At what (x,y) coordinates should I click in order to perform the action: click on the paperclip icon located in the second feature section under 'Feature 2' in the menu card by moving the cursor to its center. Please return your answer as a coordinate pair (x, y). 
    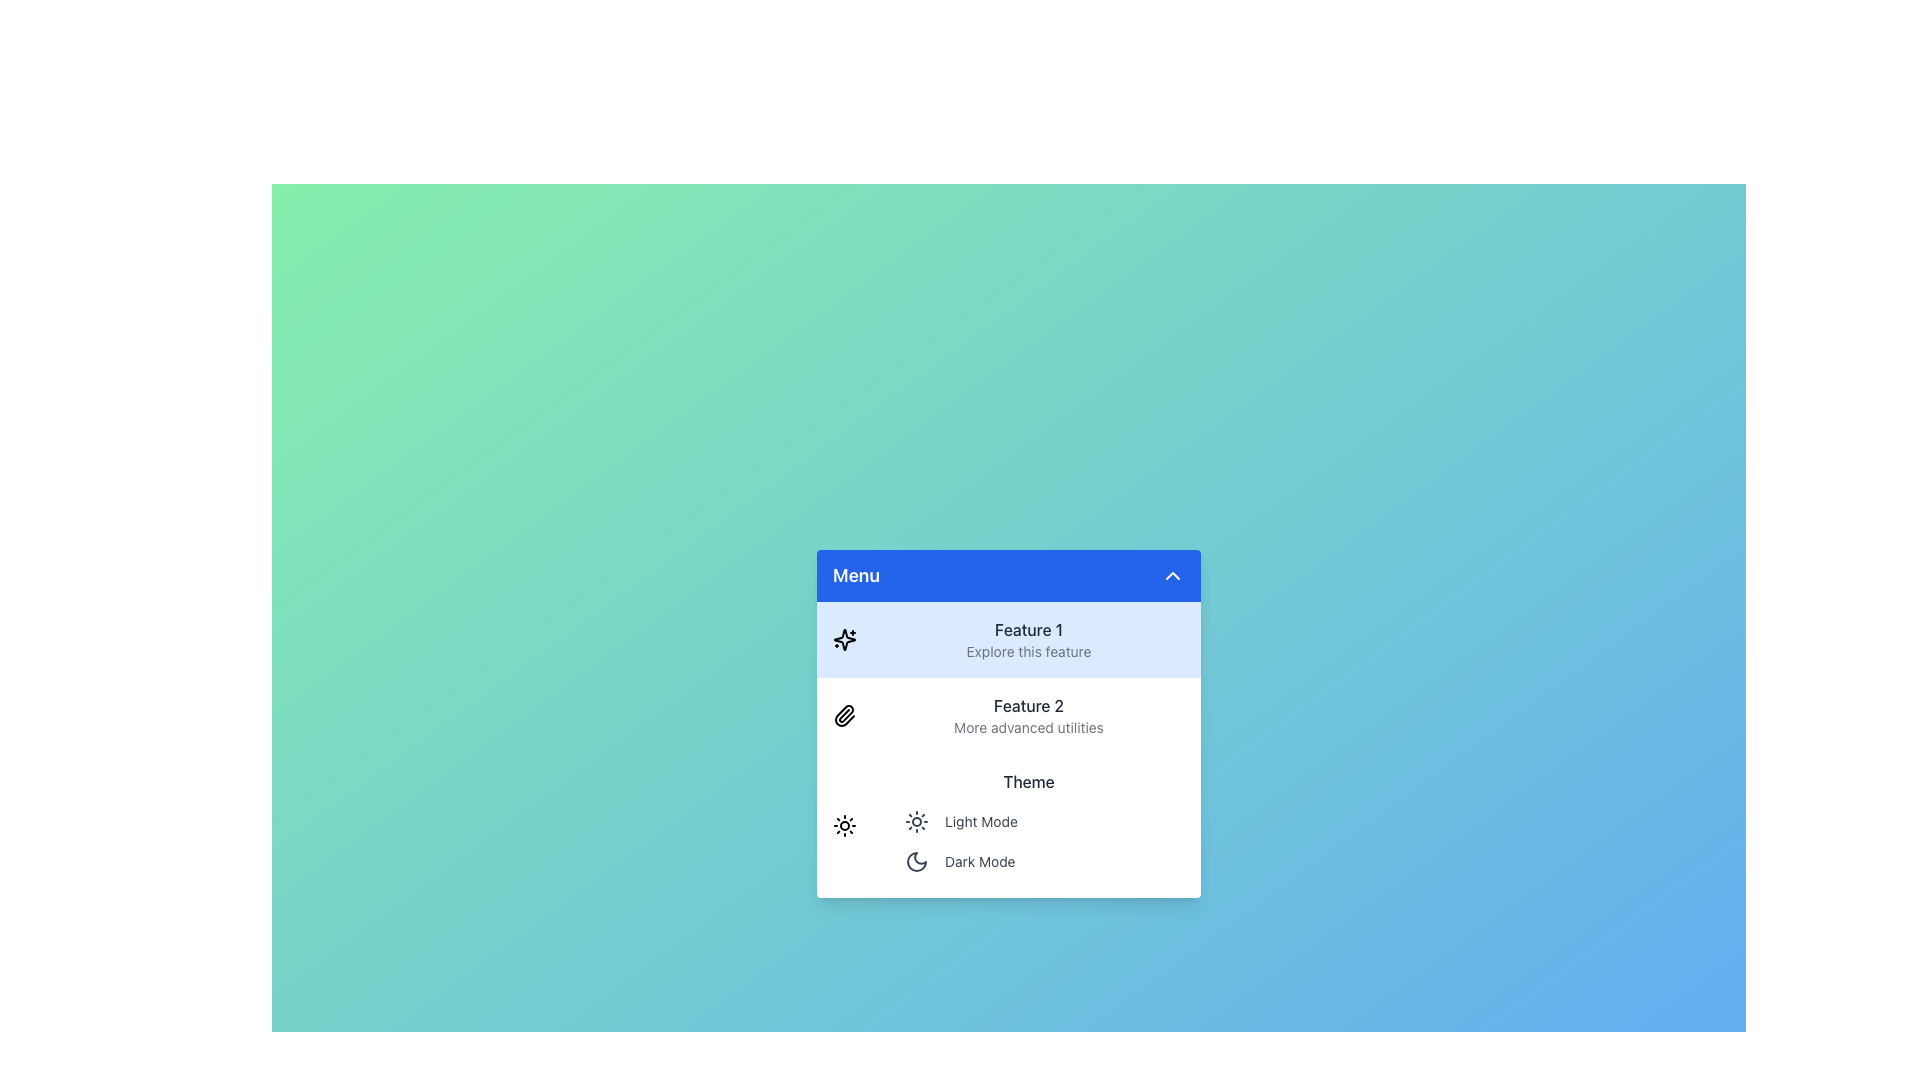
    Looking at the image, I should click on (844, 715).